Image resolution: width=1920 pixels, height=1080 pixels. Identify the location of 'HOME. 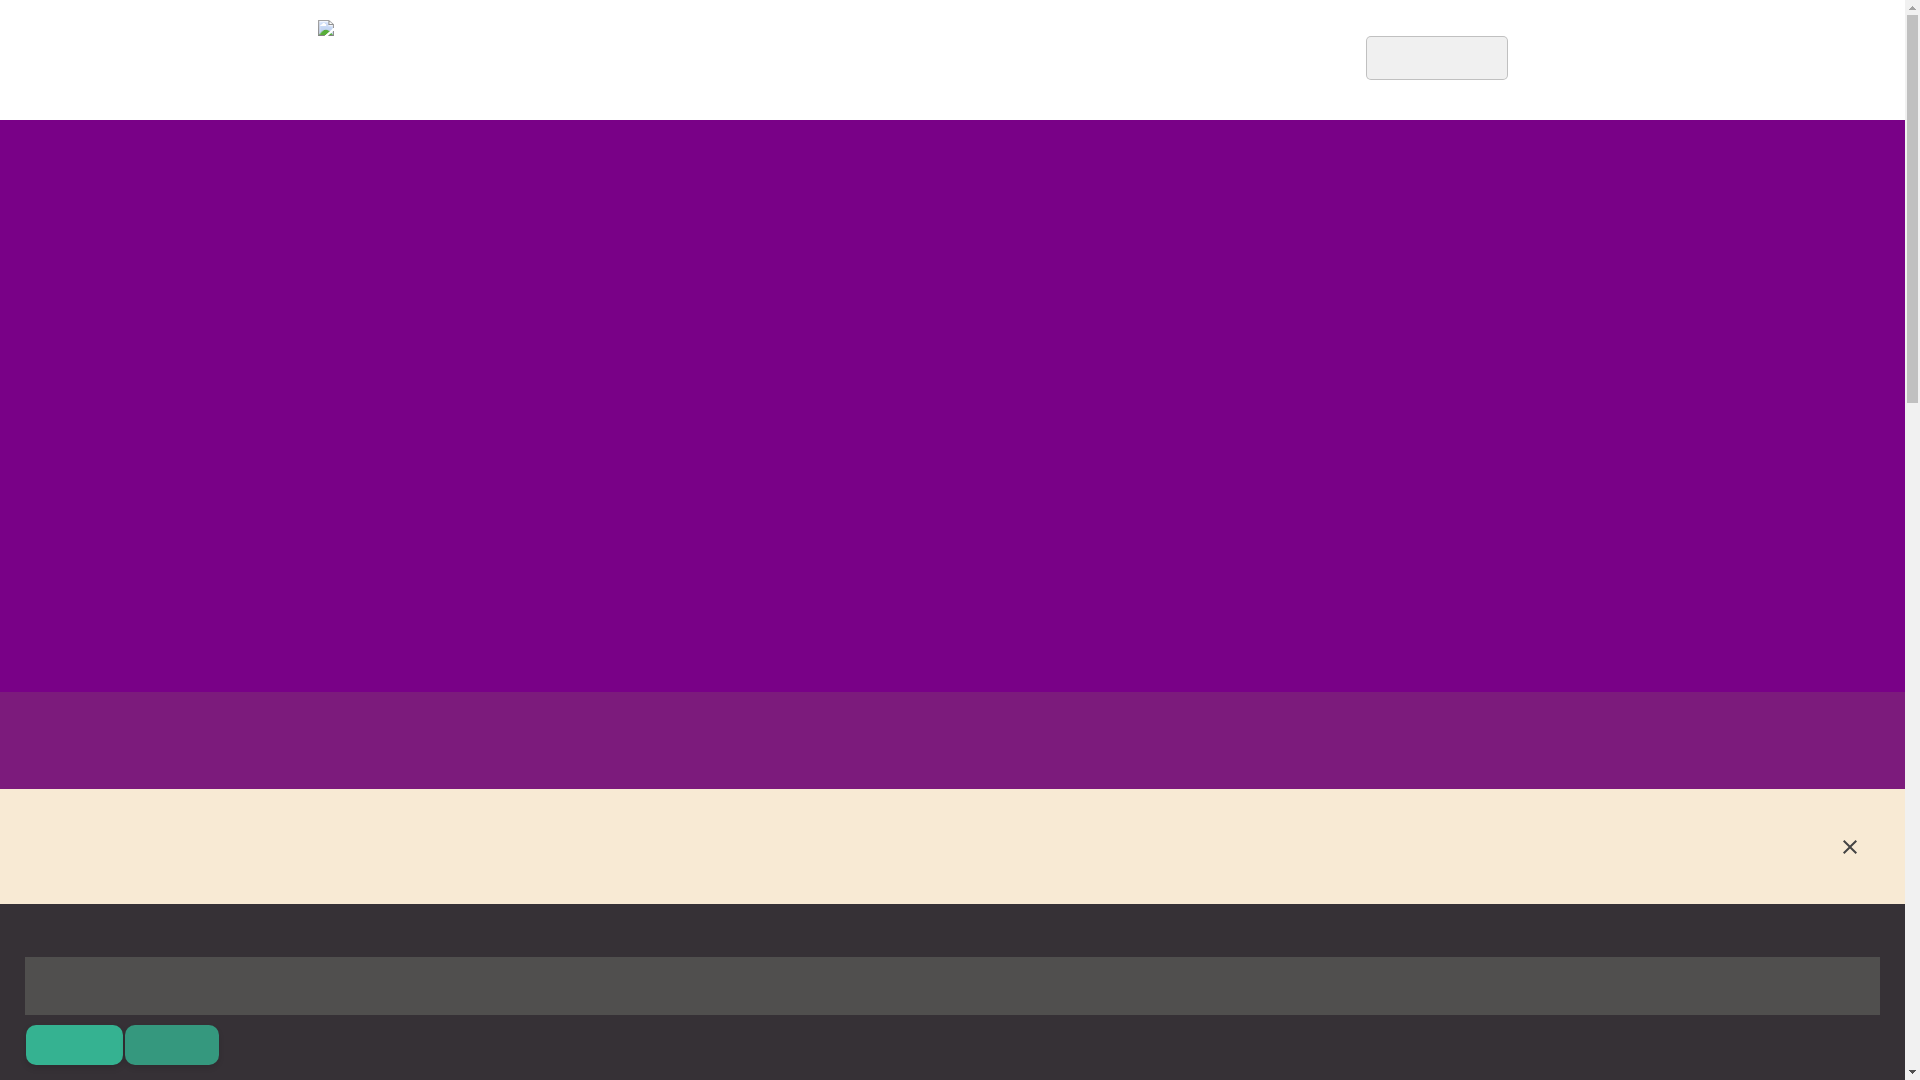
(716, 59).